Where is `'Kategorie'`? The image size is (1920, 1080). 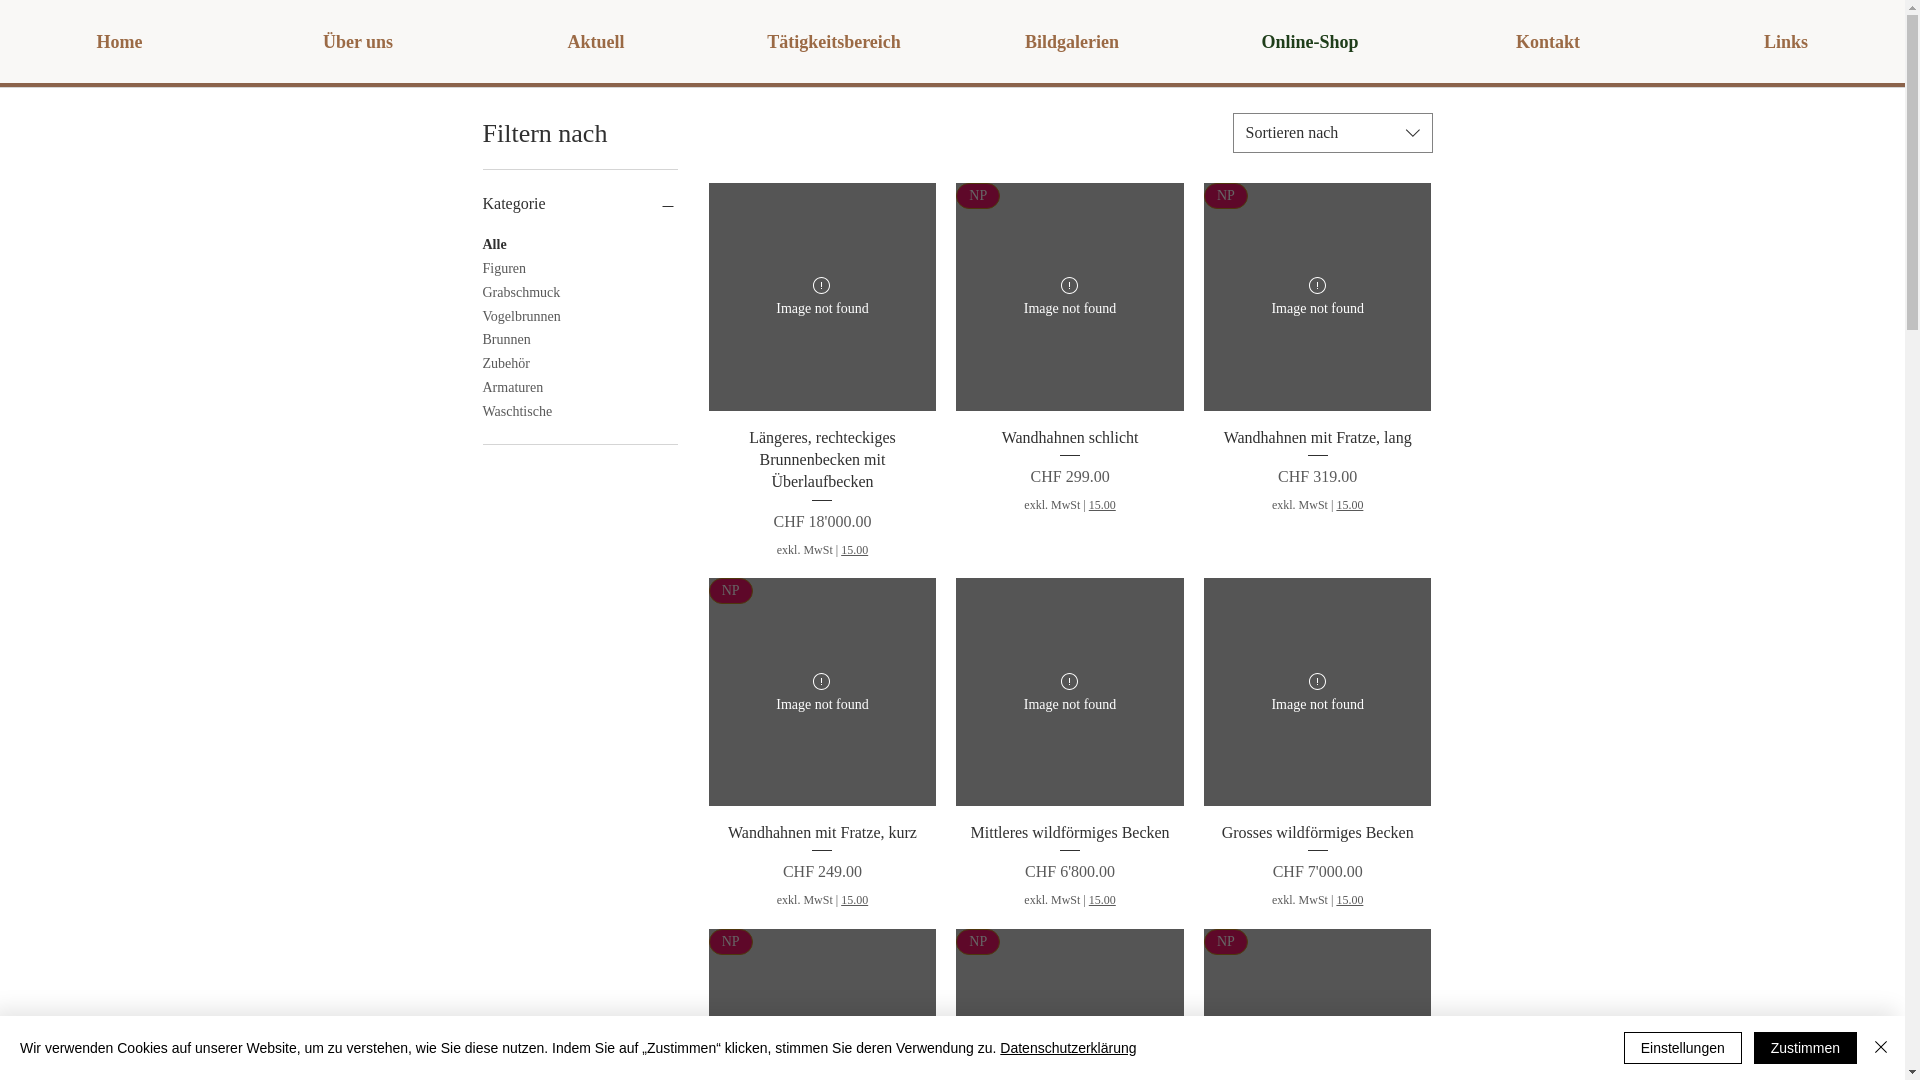
'Kategorie' is located at coordinates (481, 204).